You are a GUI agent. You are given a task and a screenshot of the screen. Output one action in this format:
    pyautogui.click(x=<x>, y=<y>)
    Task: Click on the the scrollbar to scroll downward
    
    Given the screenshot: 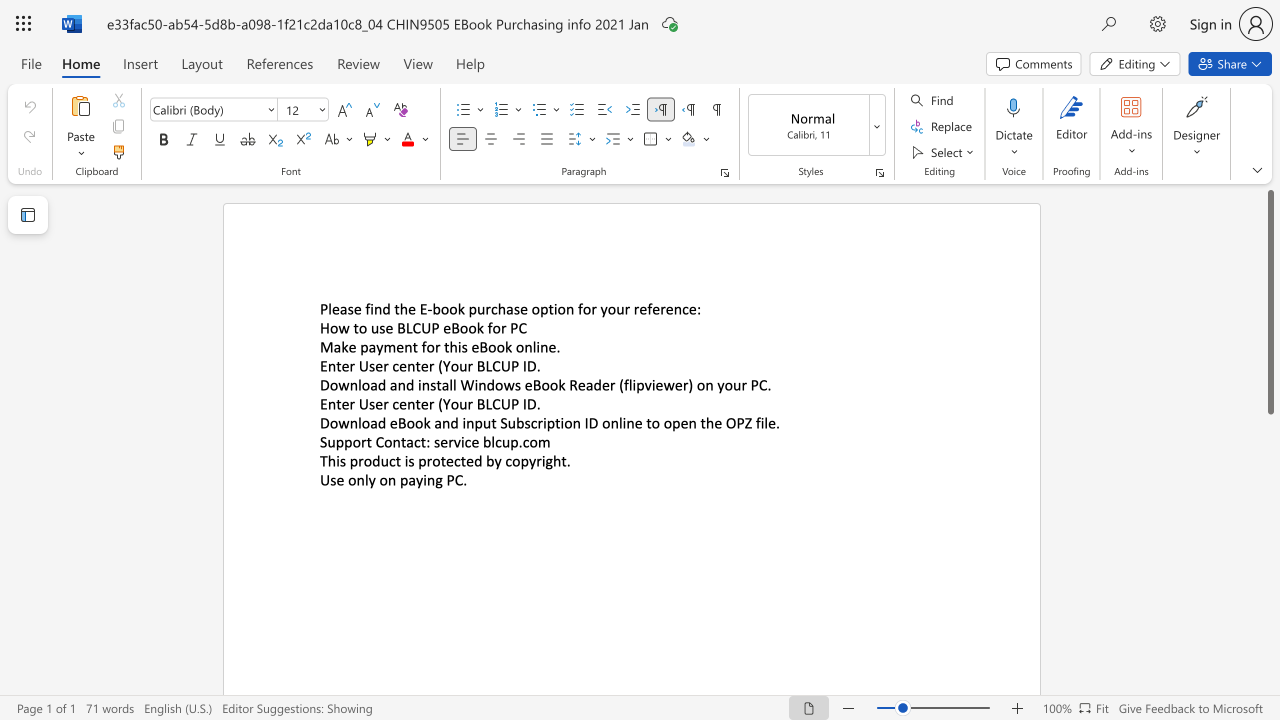 What is the action you would take?
    pyautogui.click(x=1269, y=450)
    